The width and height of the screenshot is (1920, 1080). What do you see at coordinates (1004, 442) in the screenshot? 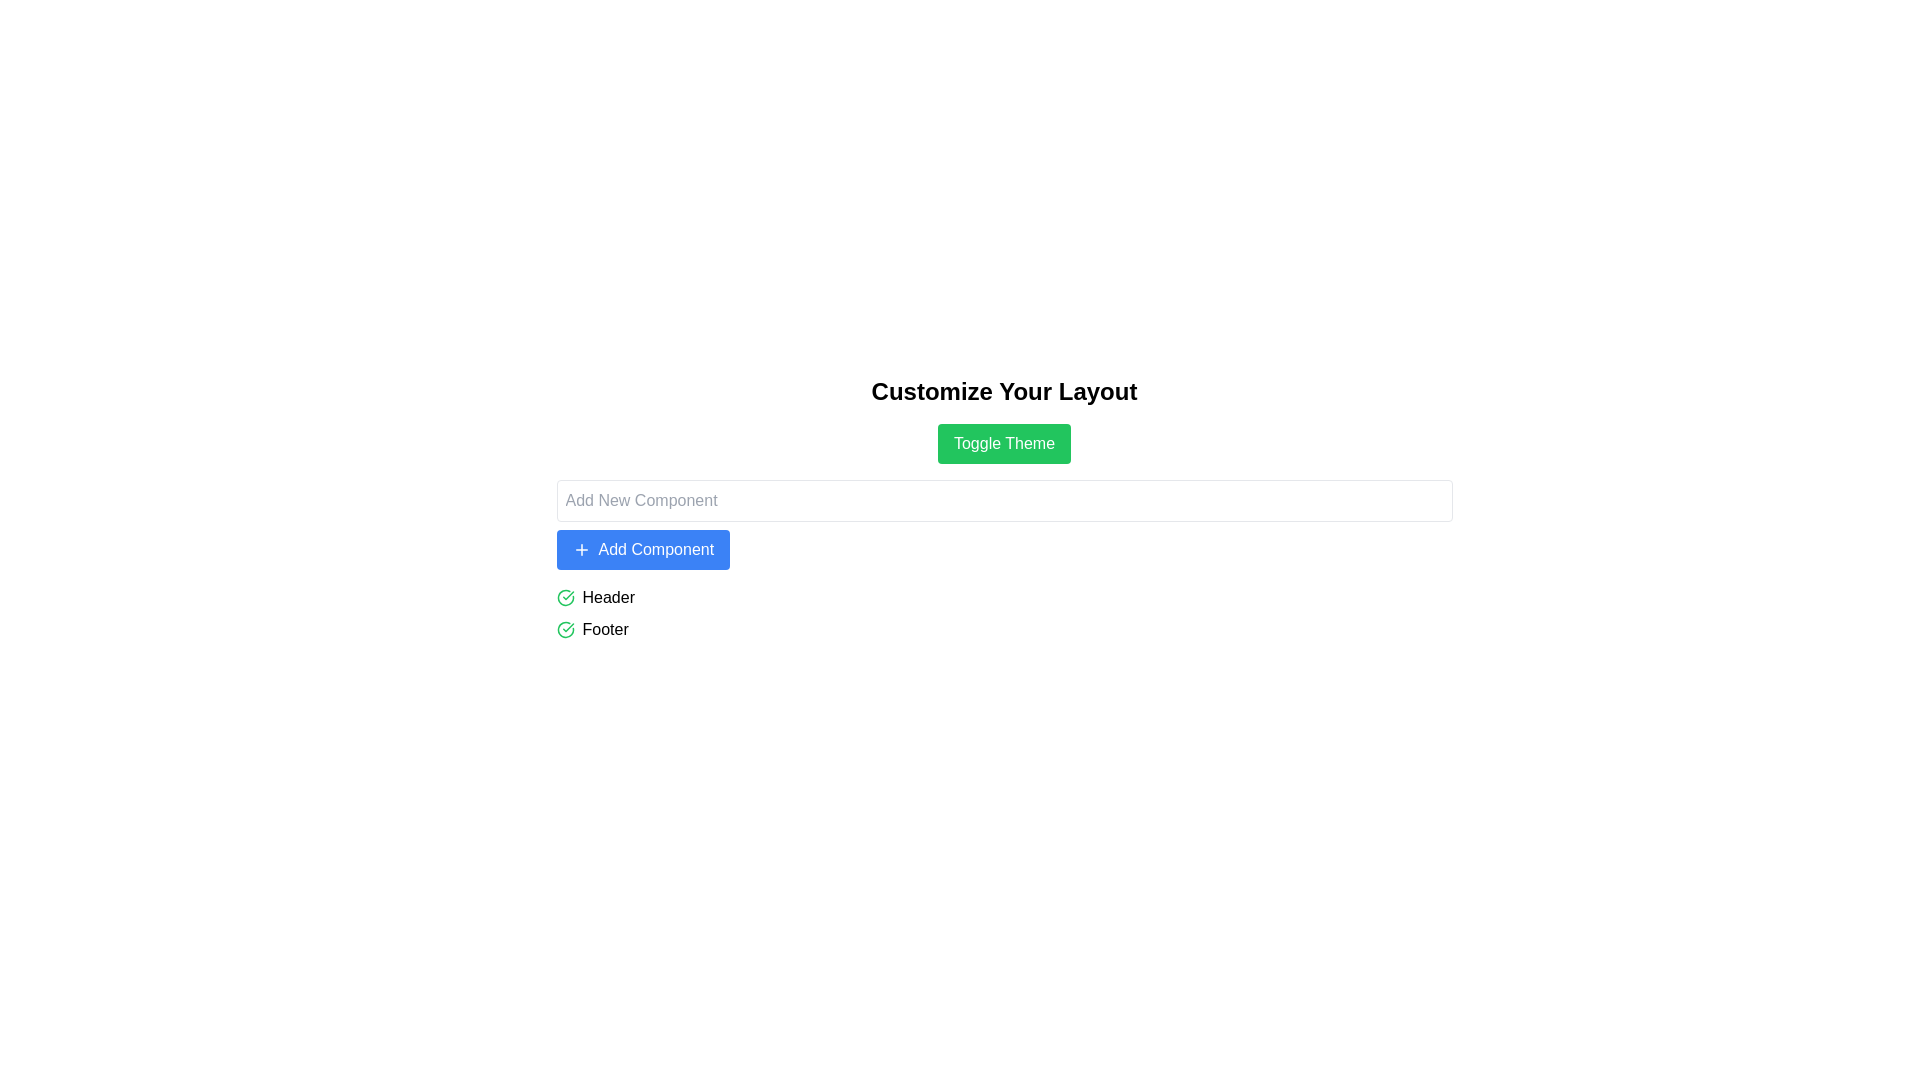
I see `the 'Toggle Theme' button, which is a green rectangular button with white text, to observe the styling change` at bounding box center [1004, 442].